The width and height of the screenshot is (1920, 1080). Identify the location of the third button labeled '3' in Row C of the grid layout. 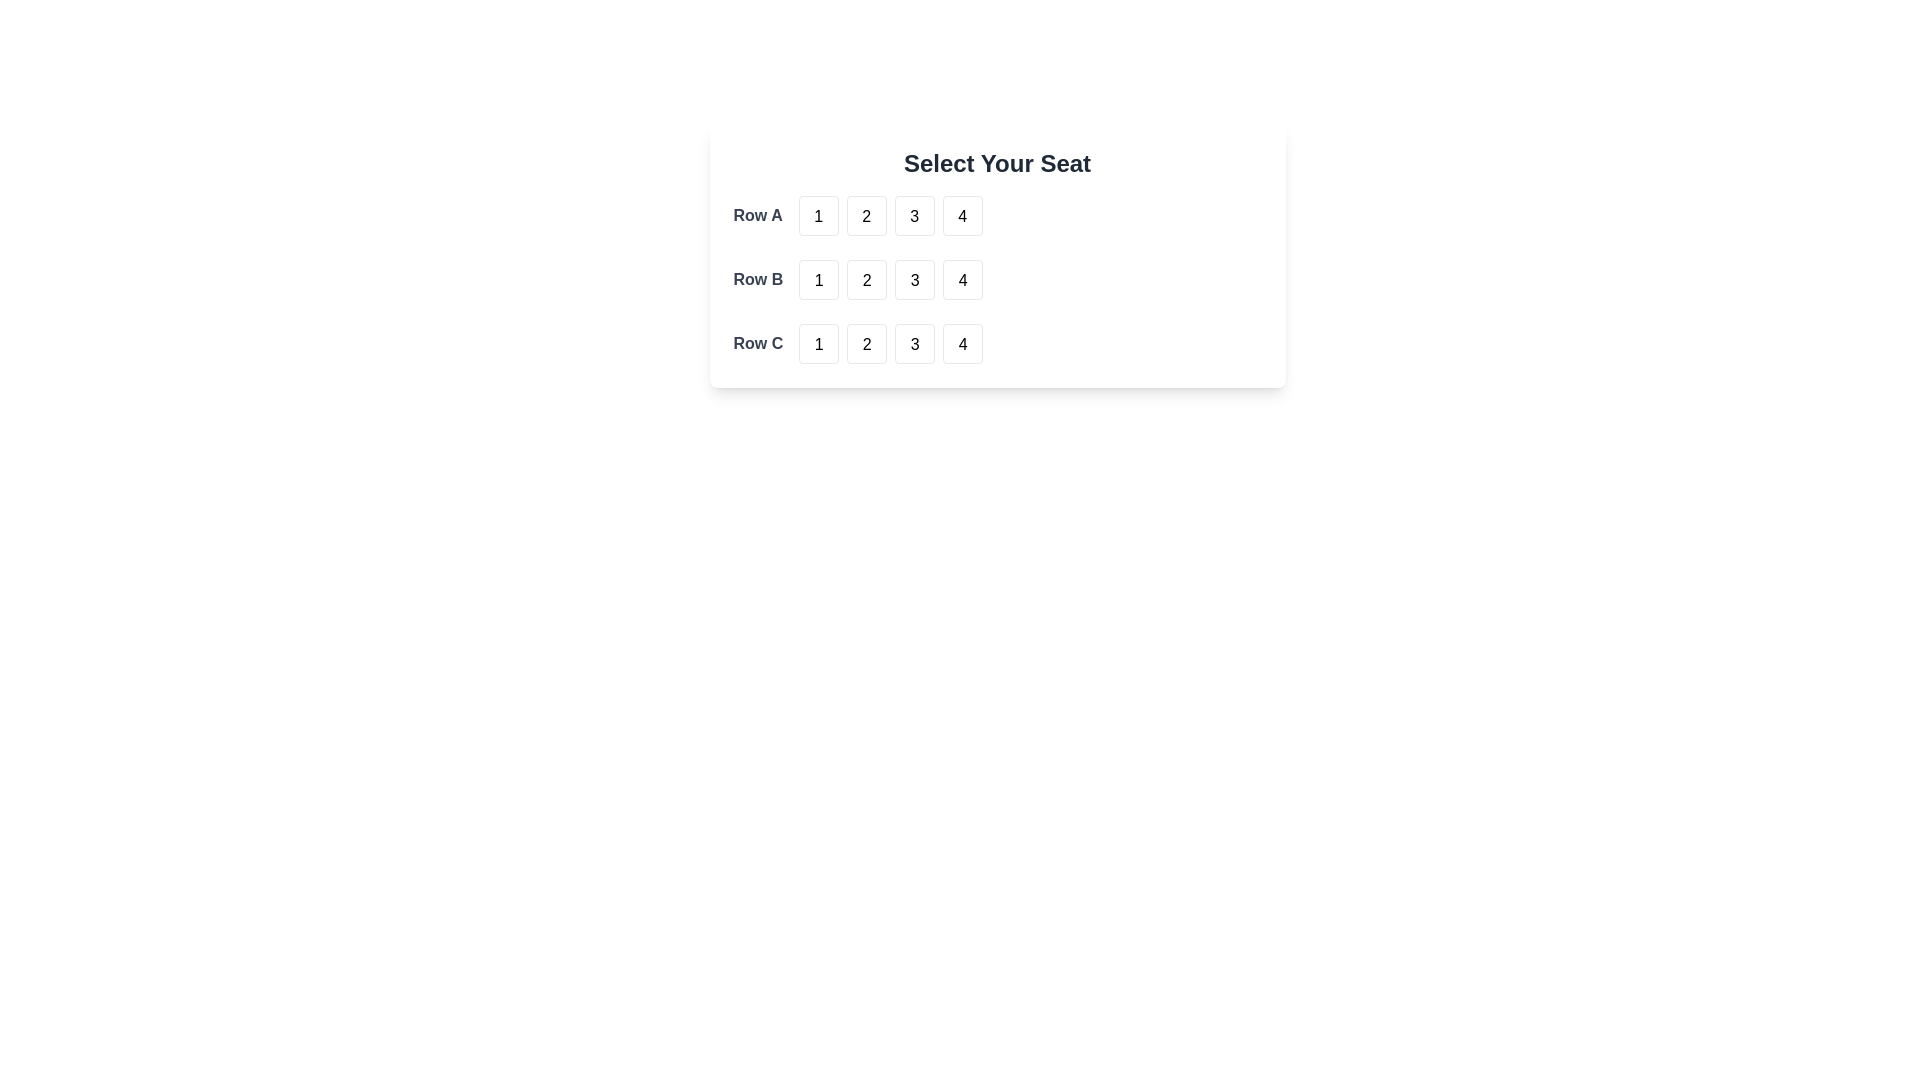
(914, 342).